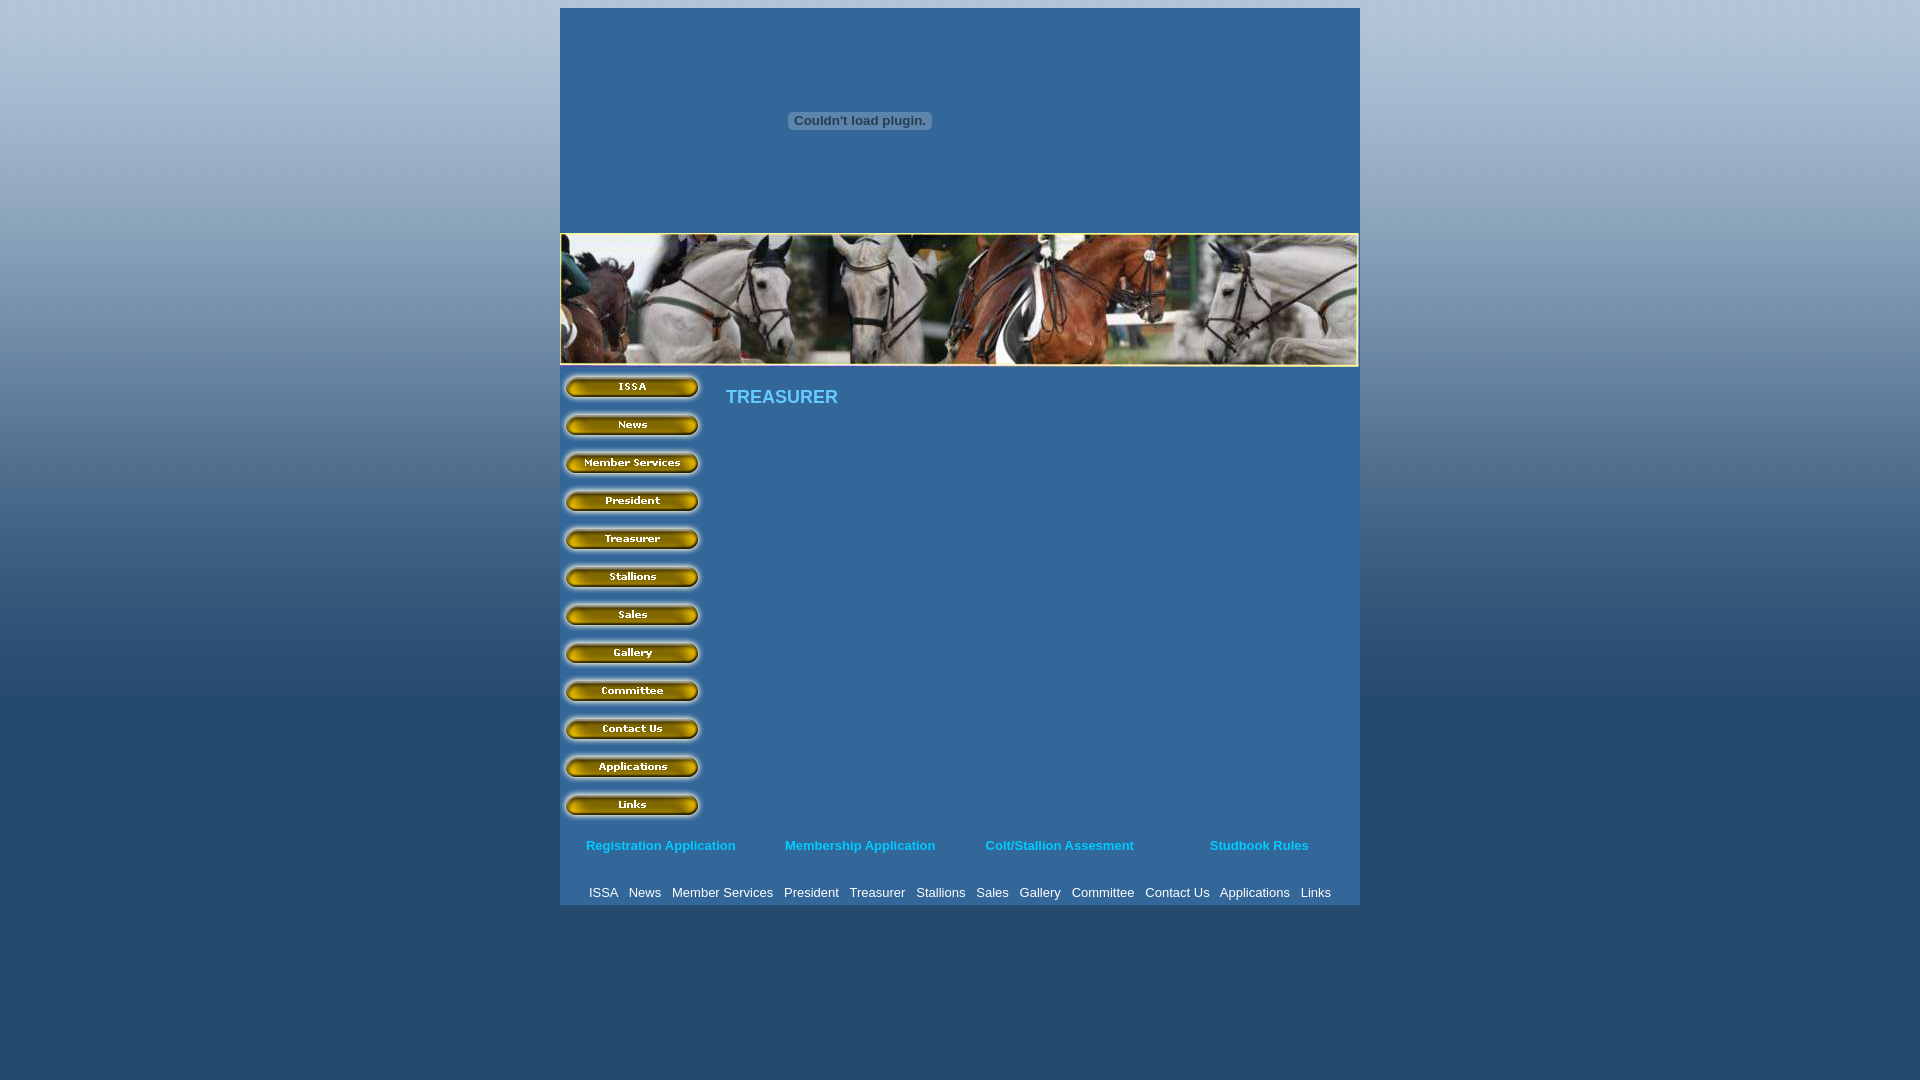 The width and height of the screenshot is (1920, 1080). I want to click on 'Gallery', so click(1019, 891).